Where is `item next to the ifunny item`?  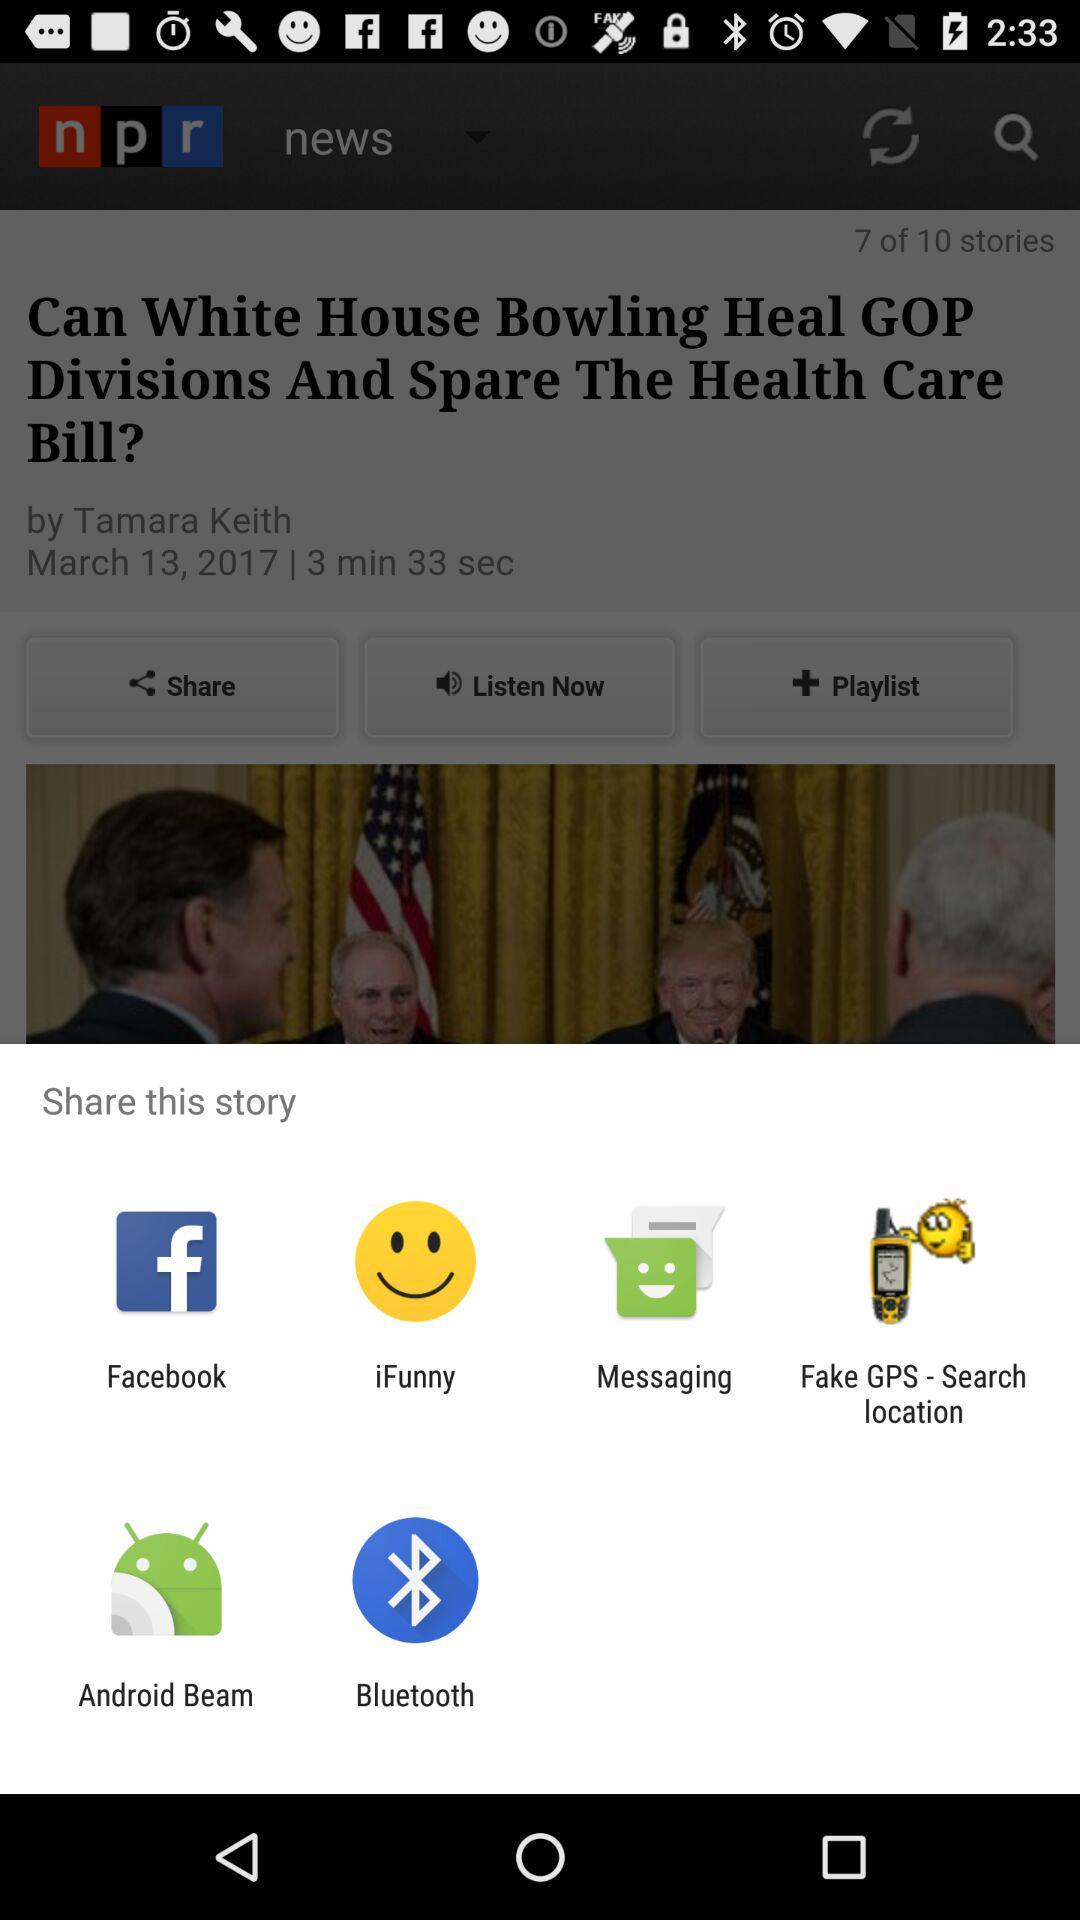 item next to the ifunny item is located at coordinates (664, 1392).